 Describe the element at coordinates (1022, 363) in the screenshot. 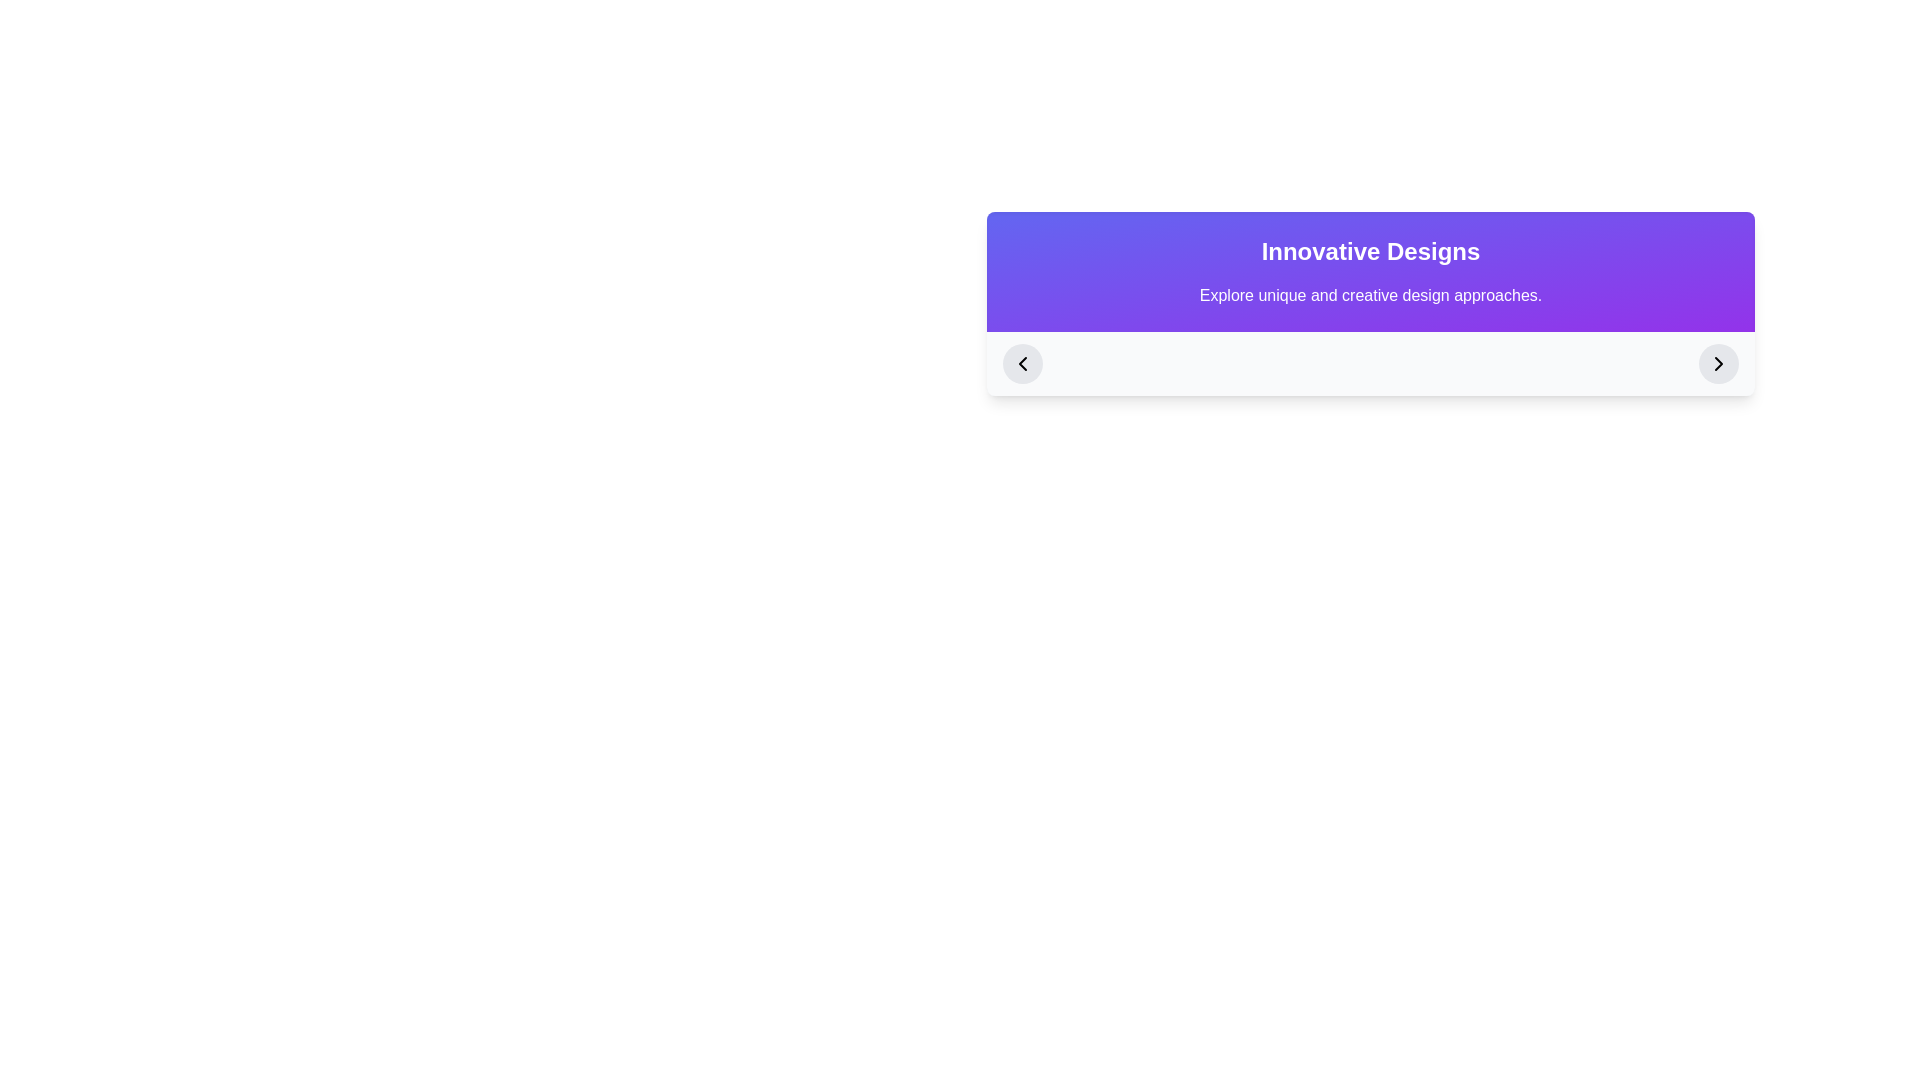

I see `the gray circular button containing the left-facing chevron arrow icon for accessibility navigation` at that location.